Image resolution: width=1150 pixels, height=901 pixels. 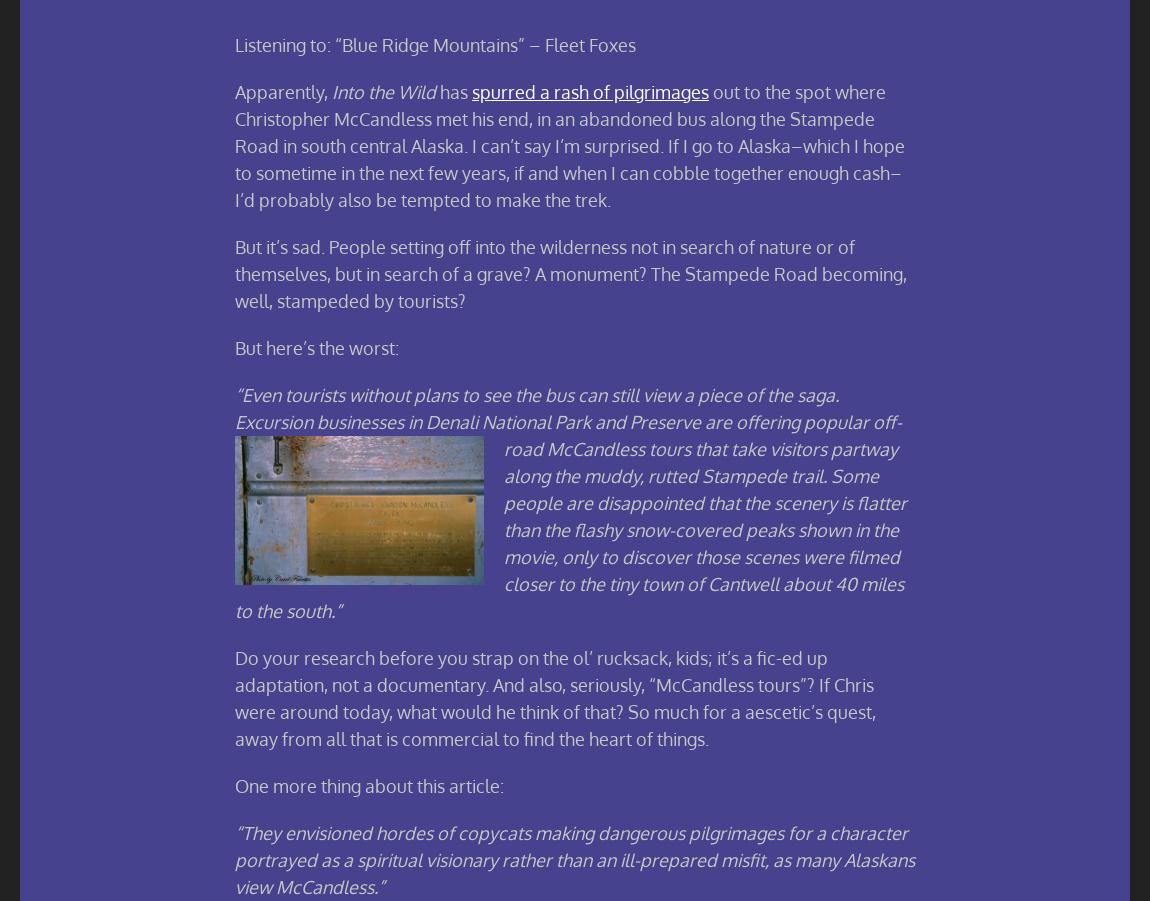 I want to click on 'ess tours that take visitors partway along the muddy, rutted Stampede trail. Some people are disappointed that the scenery is flatter than the flashy snow-covered peaks shown in the movie, only to discover those scenes were filmed closer to the tiny town of Cantwell about 40 miles to the south.”', so click(x=570, y=528).